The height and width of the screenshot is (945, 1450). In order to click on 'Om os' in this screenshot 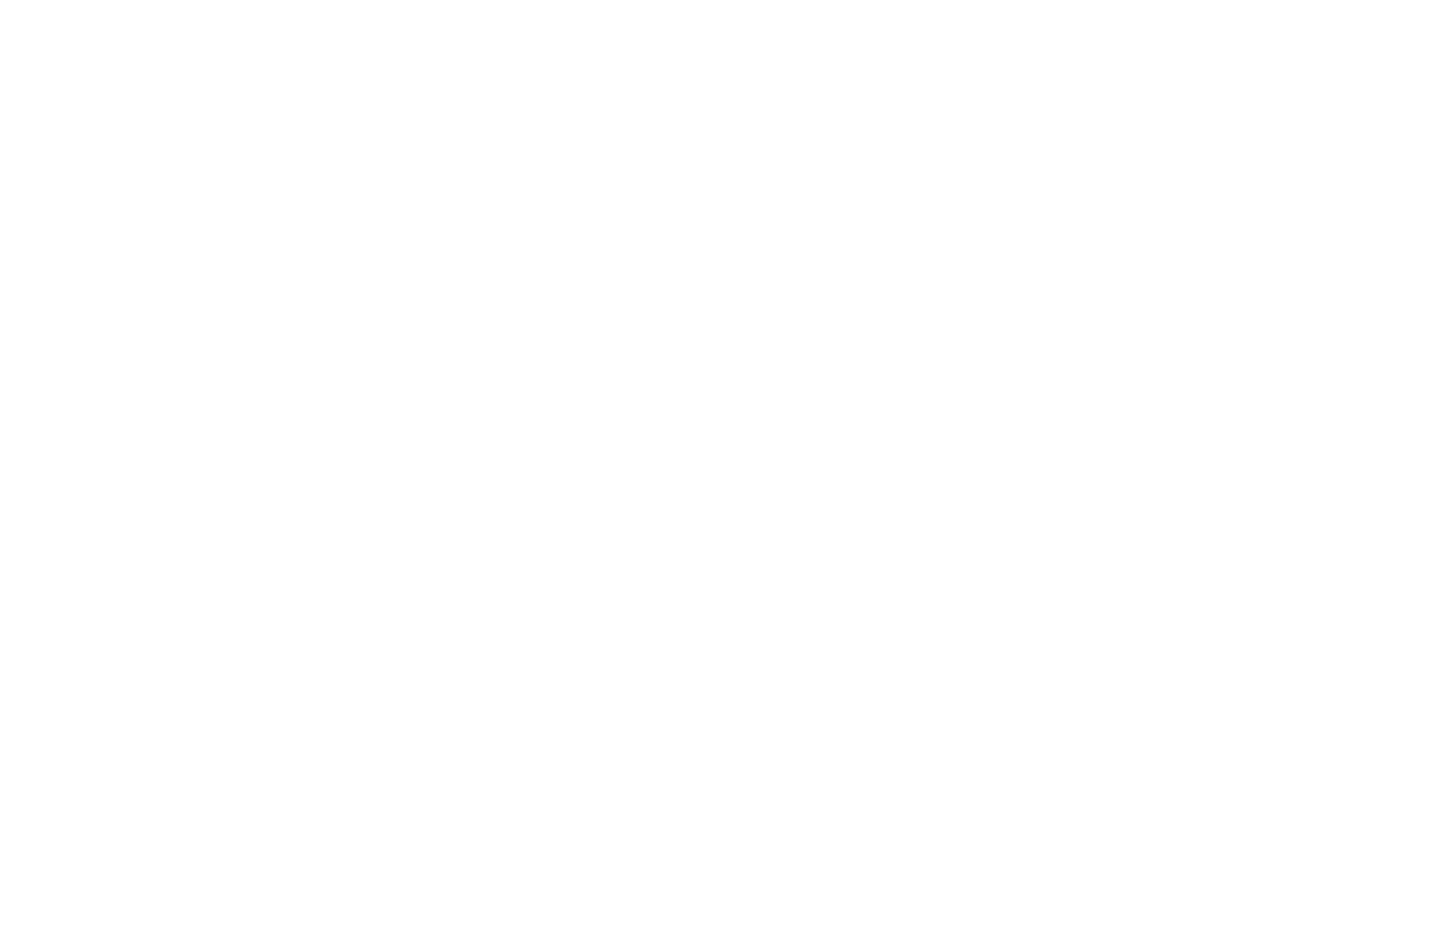, I will do `click(179, 445)`.